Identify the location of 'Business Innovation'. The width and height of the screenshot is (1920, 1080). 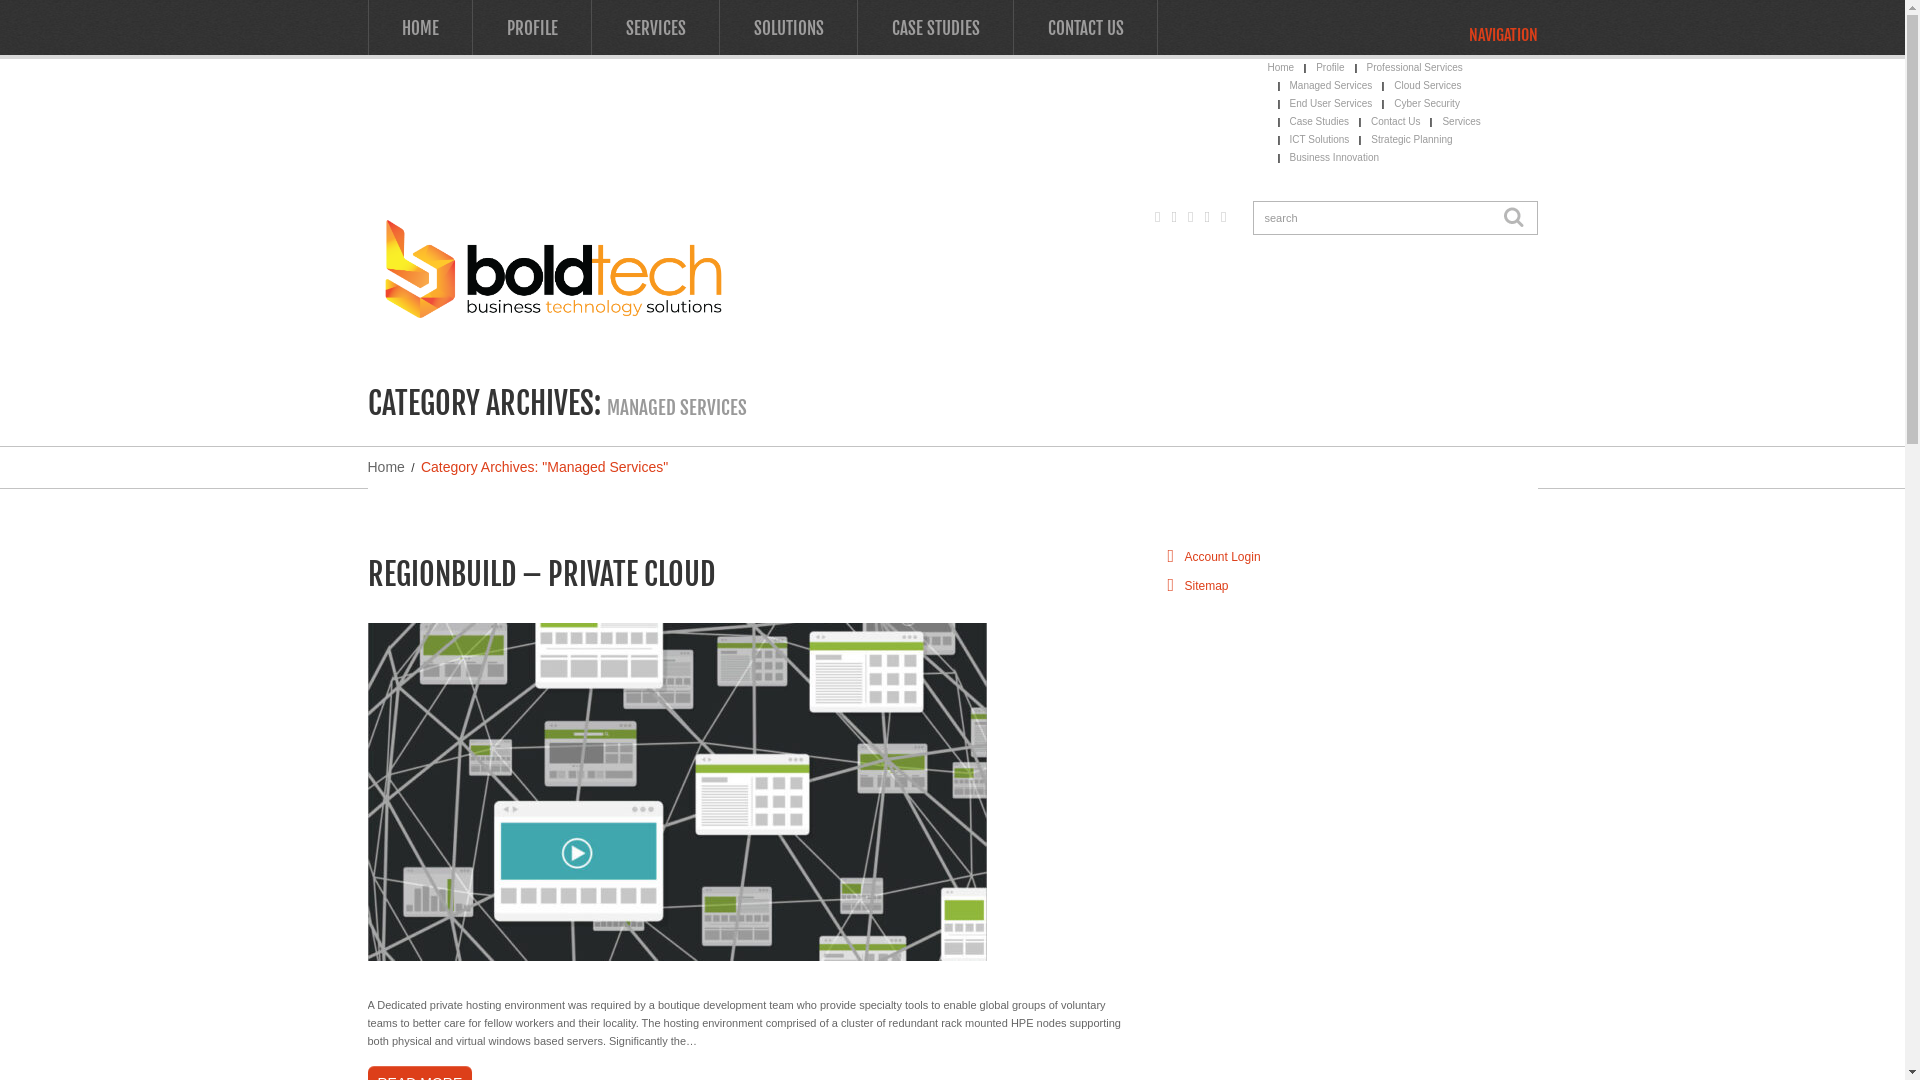
(1334, 156).